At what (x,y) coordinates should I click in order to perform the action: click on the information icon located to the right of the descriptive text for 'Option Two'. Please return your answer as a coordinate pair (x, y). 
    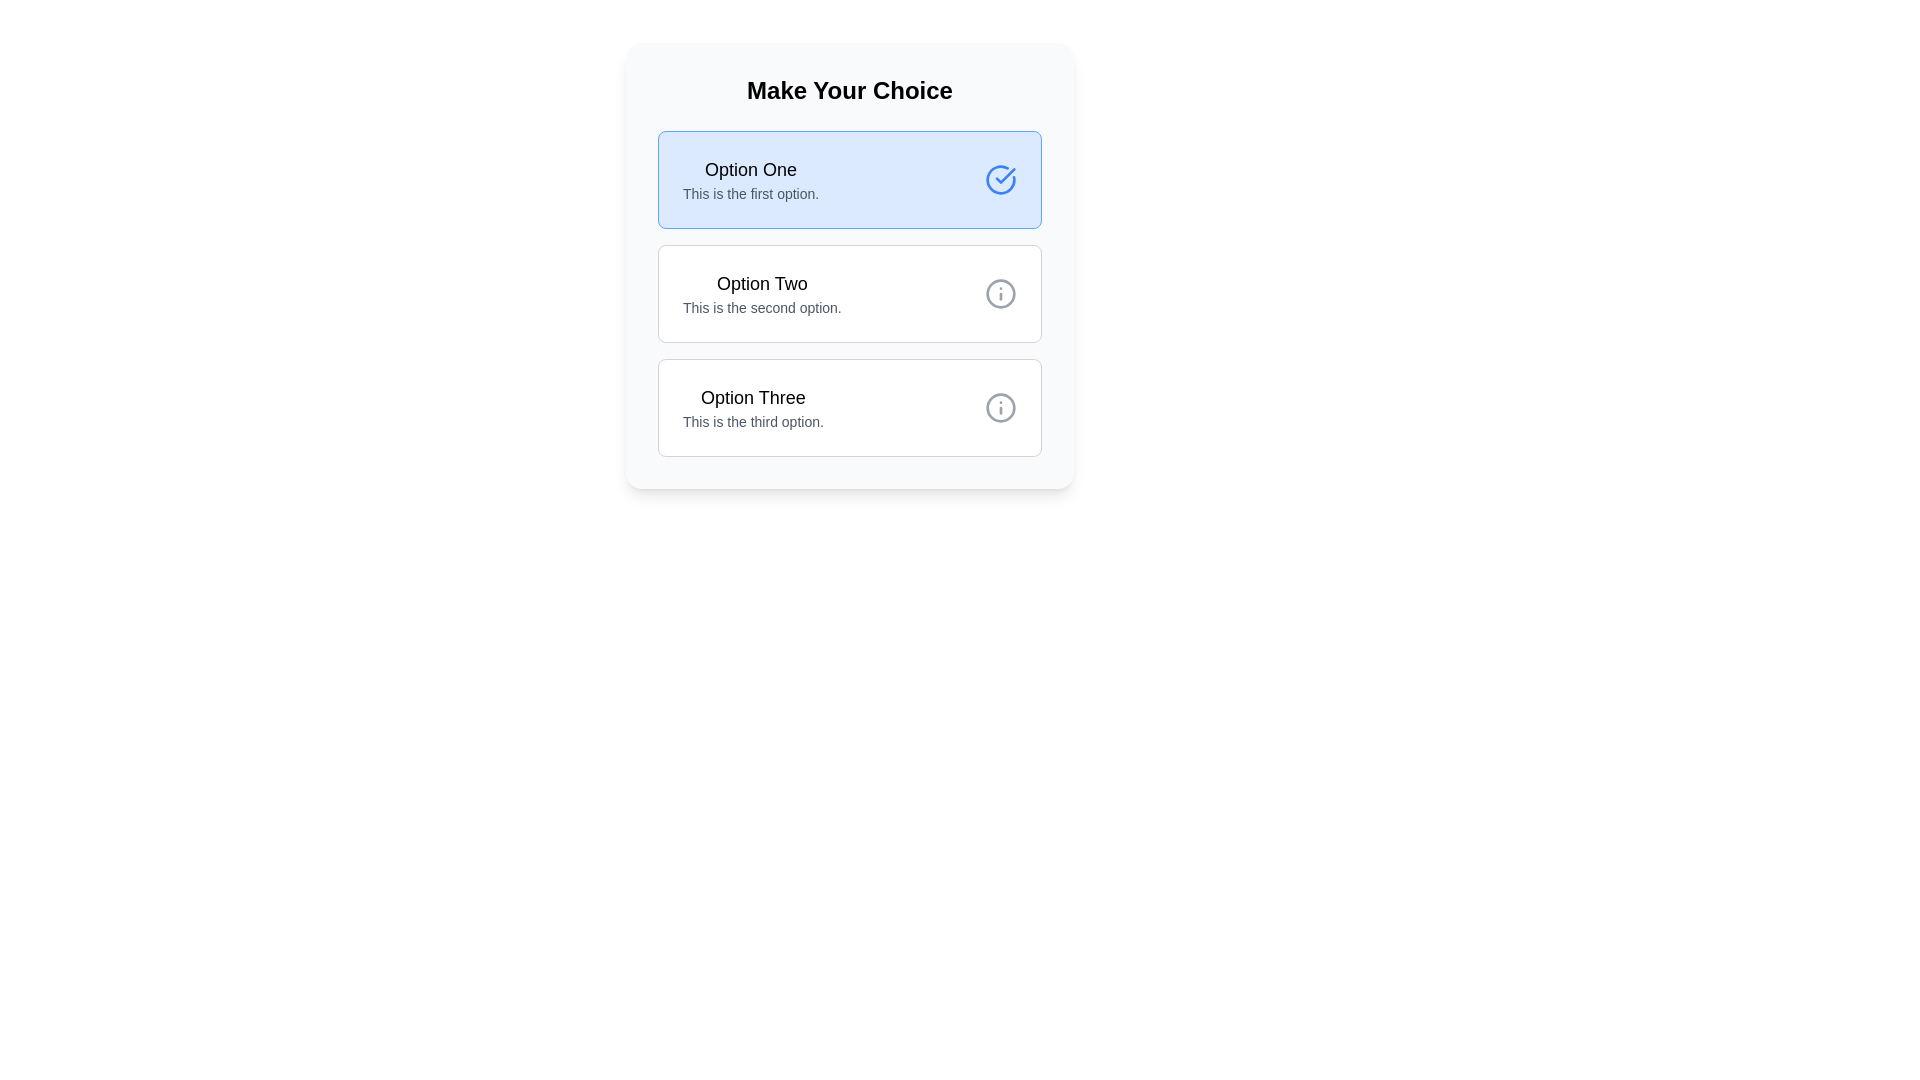
    Looking at the image, I should click on (1001, 407).